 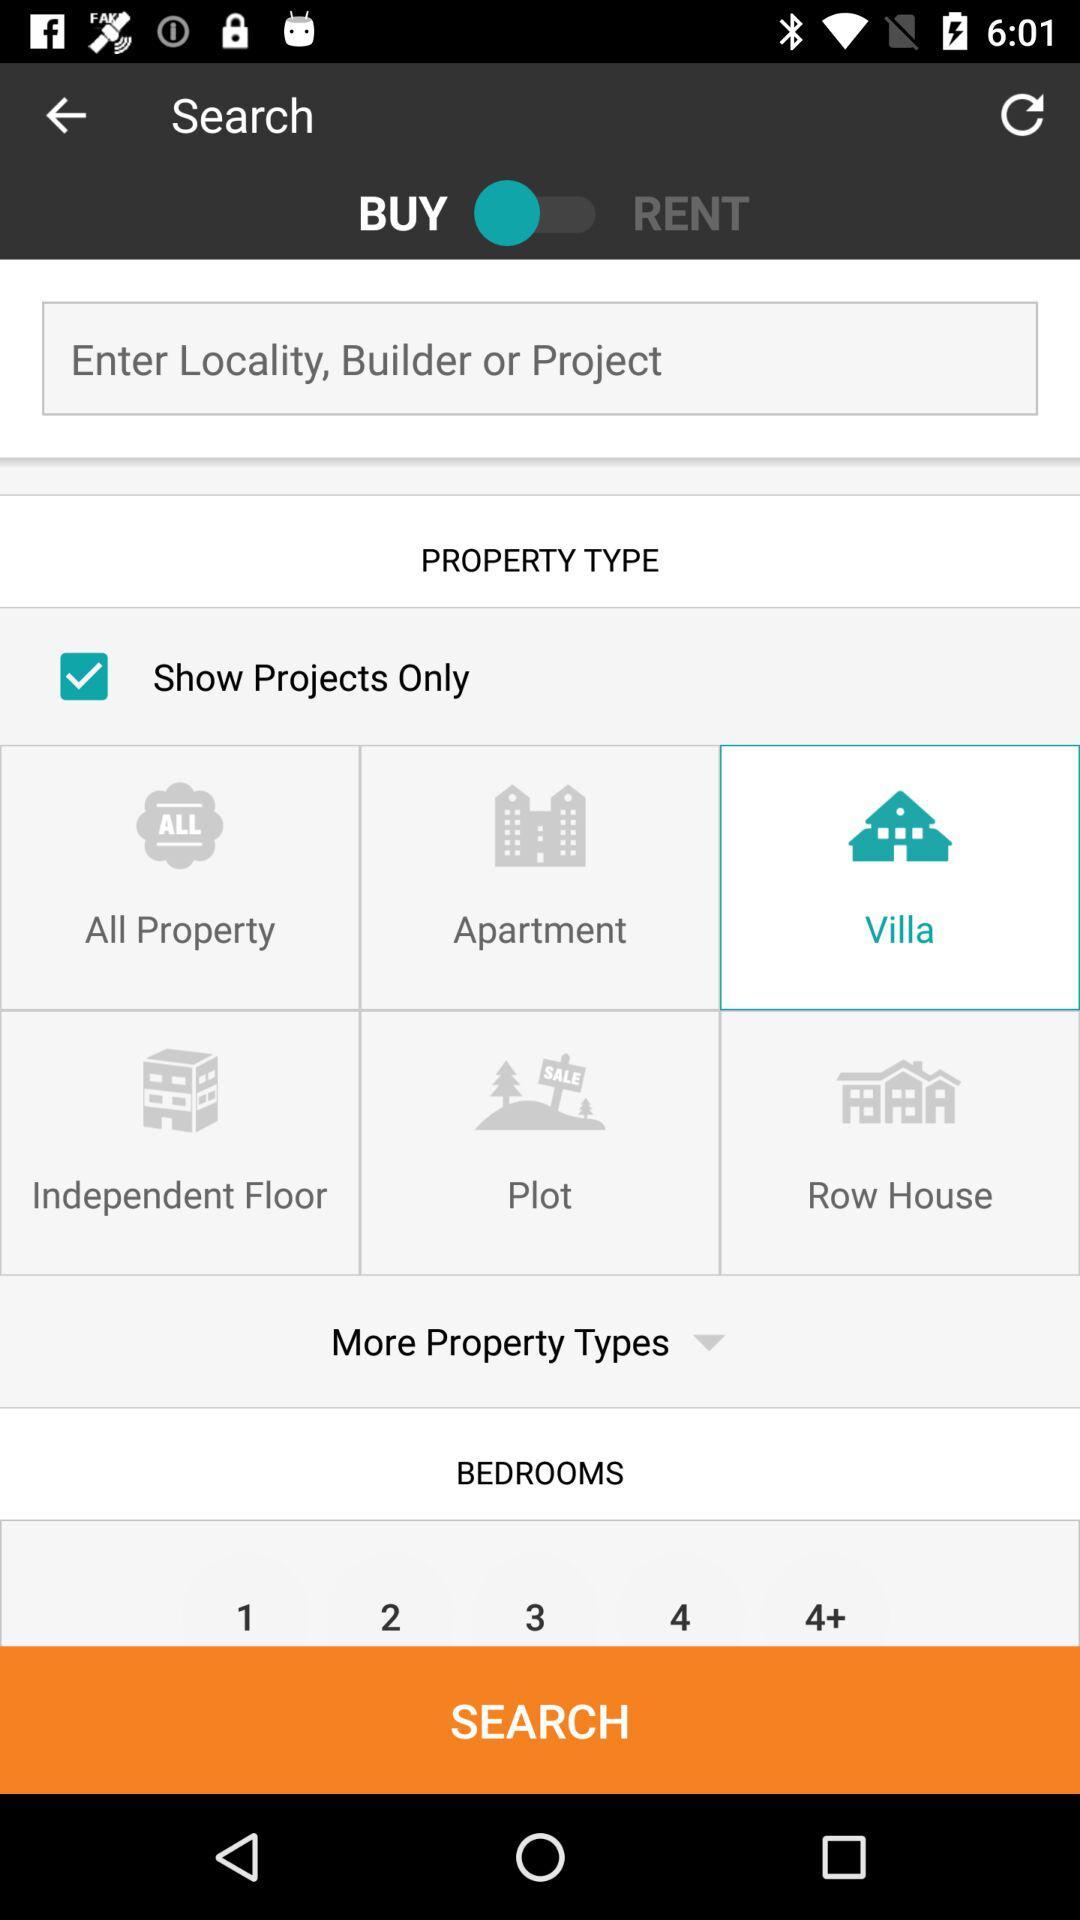 I want to click on search option, so click(x=540, y=212).